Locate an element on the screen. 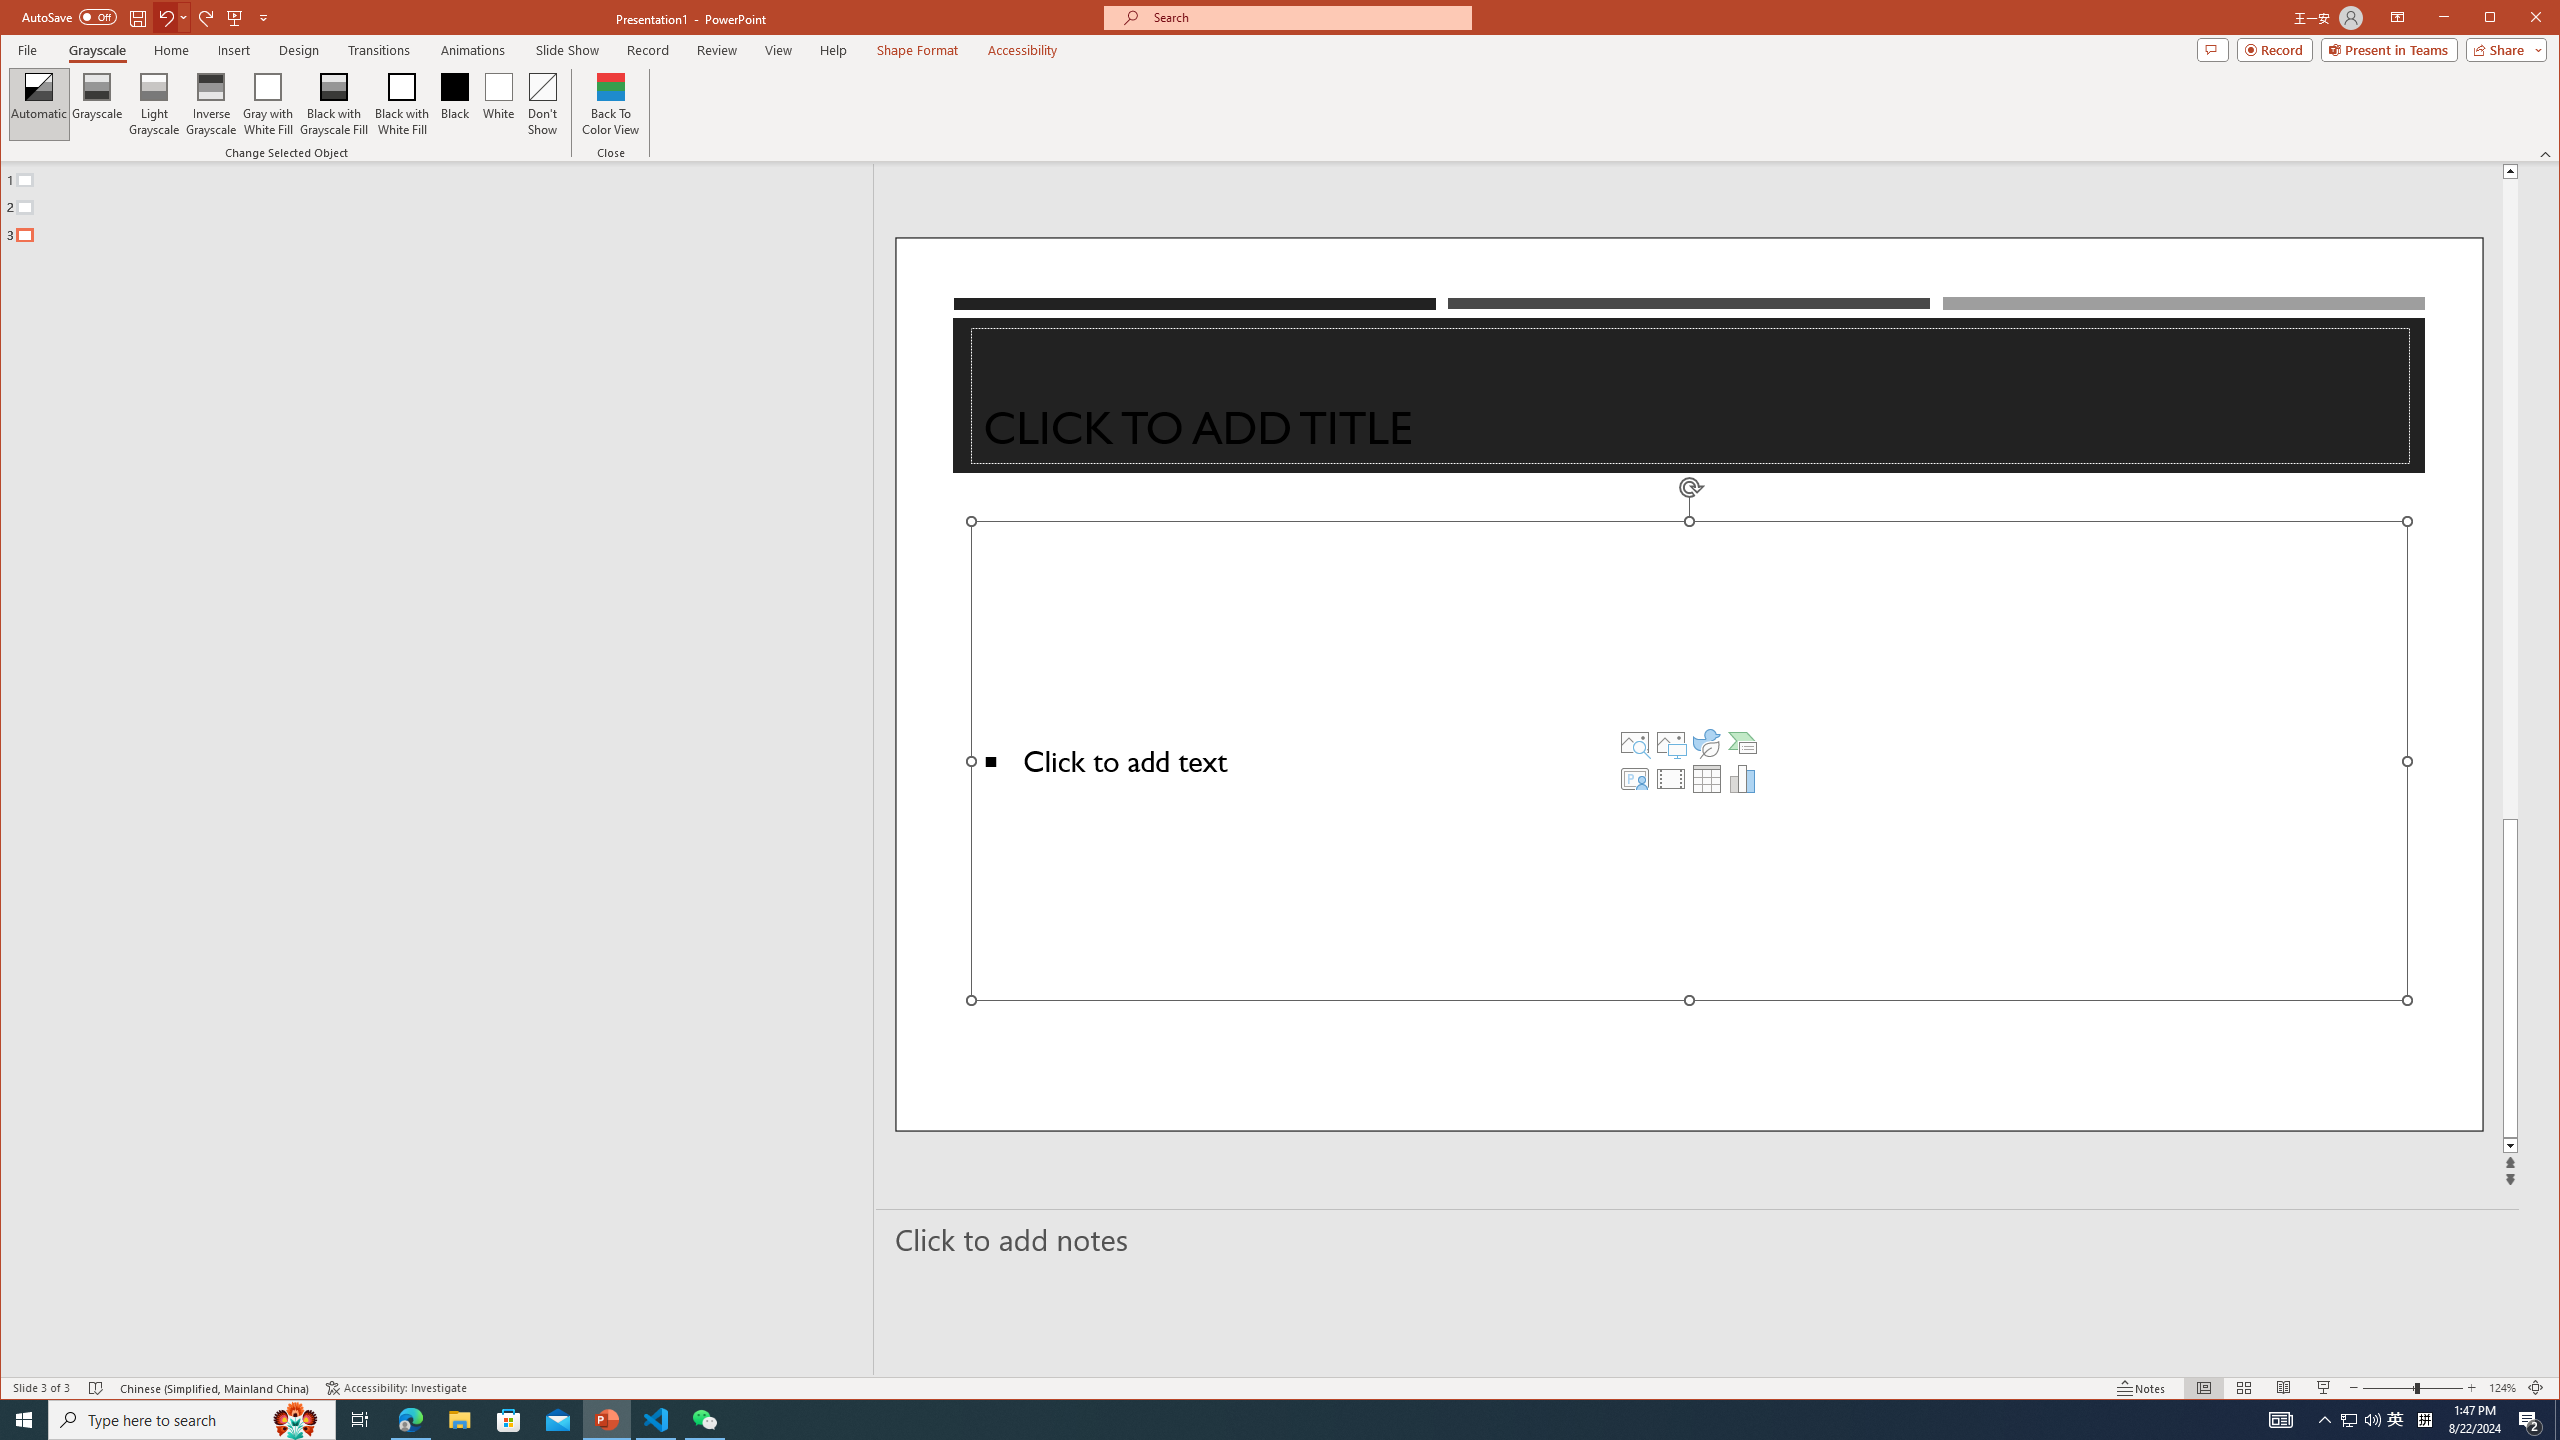 This screenshot has height=1440, width=2560. 'White' is located at coordinates (498, 103).